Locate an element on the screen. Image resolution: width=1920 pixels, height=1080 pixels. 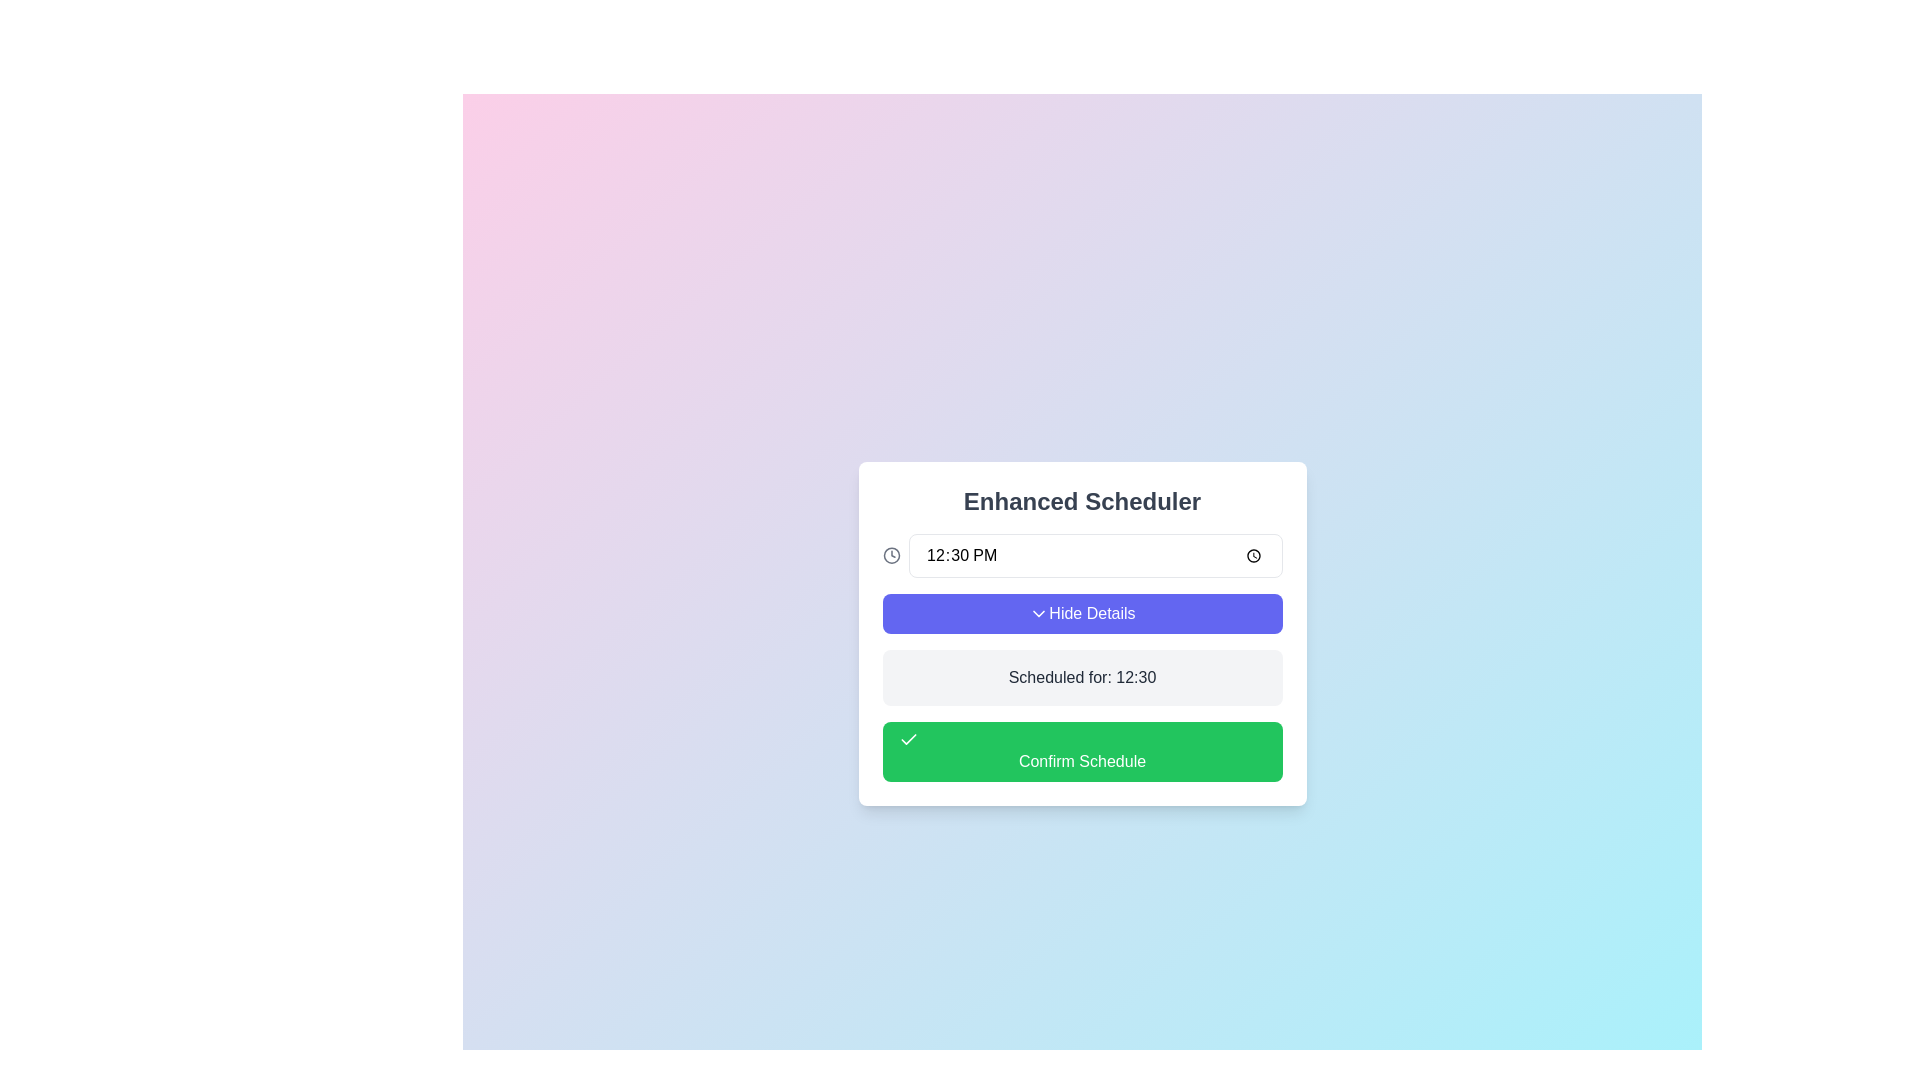
the static text label that displays 'Scheduled for: 12:30', located centrally within a light gray background panel beneath the 'Hide Details' button is located at coordinates (1081, 677).